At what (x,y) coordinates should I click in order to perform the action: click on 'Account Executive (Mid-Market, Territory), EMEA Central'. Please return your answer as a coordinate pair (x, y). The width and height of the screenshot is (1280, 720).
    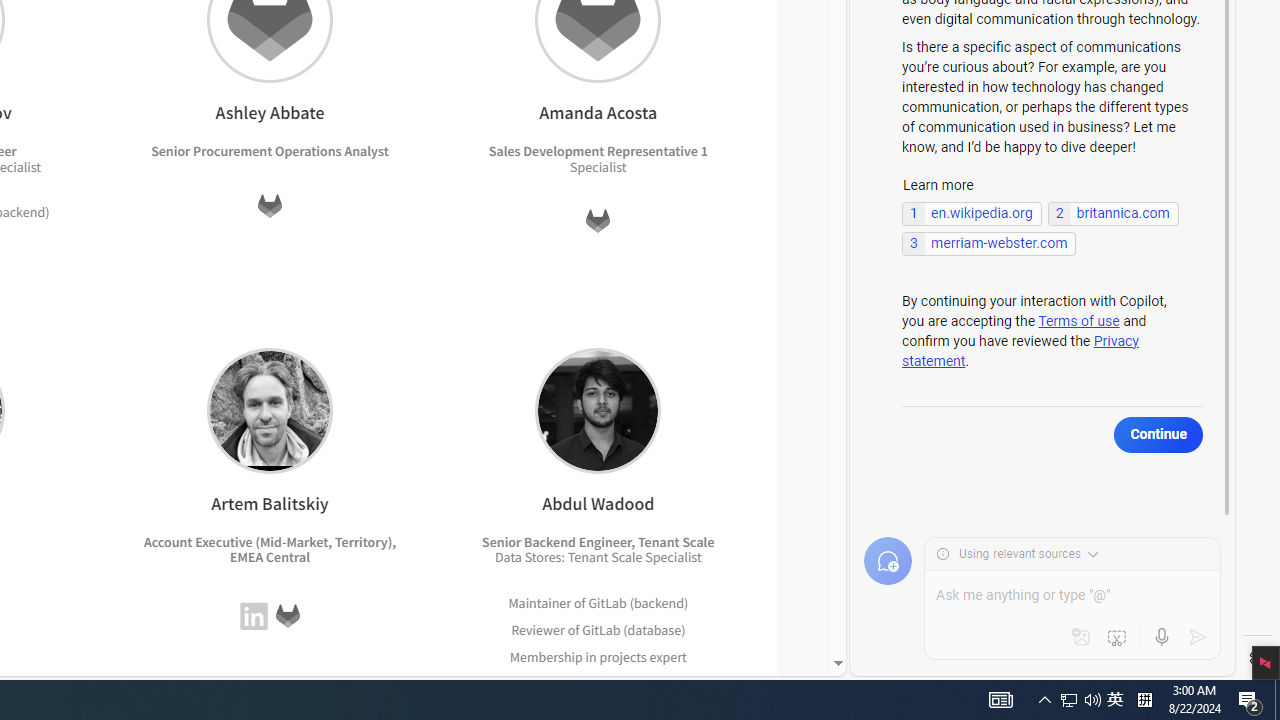
    Looking at the image, I should click on (269, 549).